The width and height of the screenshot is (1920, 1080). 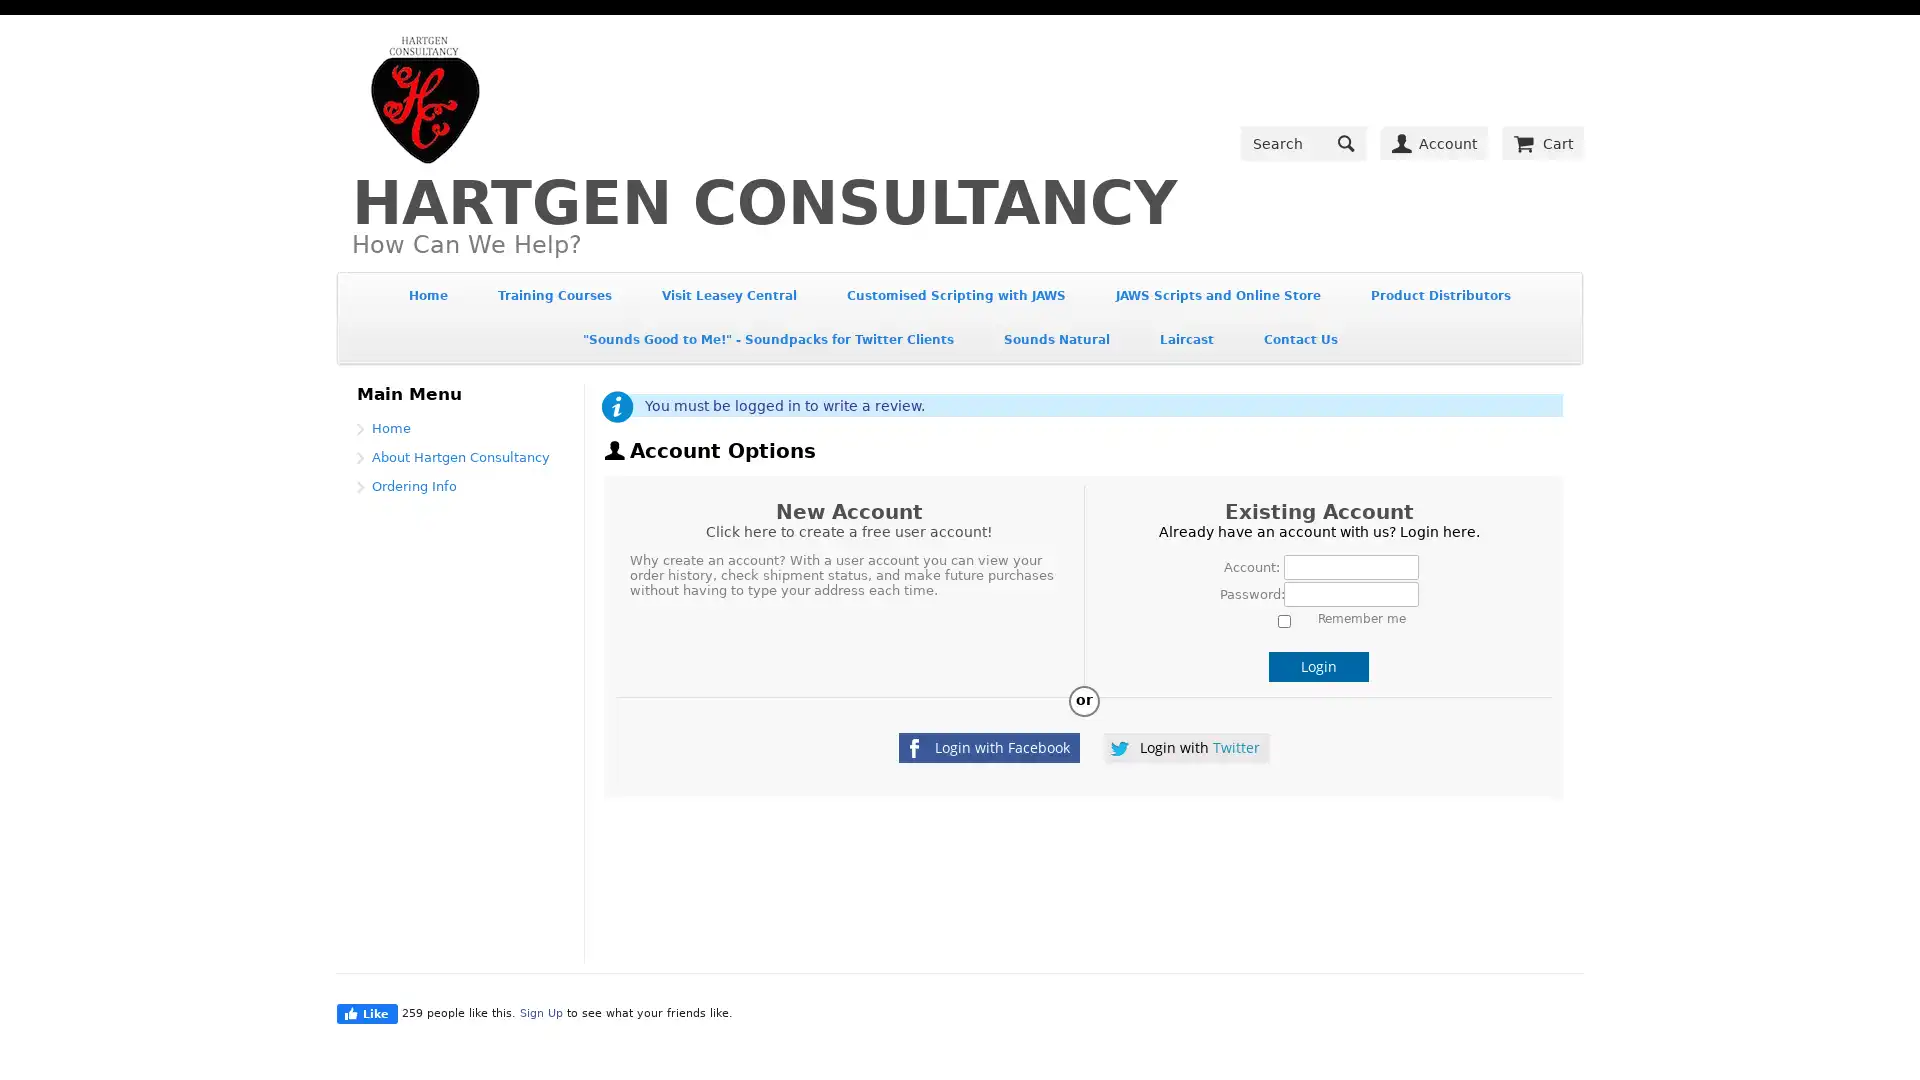 What do you see at coordinates (1319, 666) in the screenshot?
I see `Login` at bounding box center [1319, 666].